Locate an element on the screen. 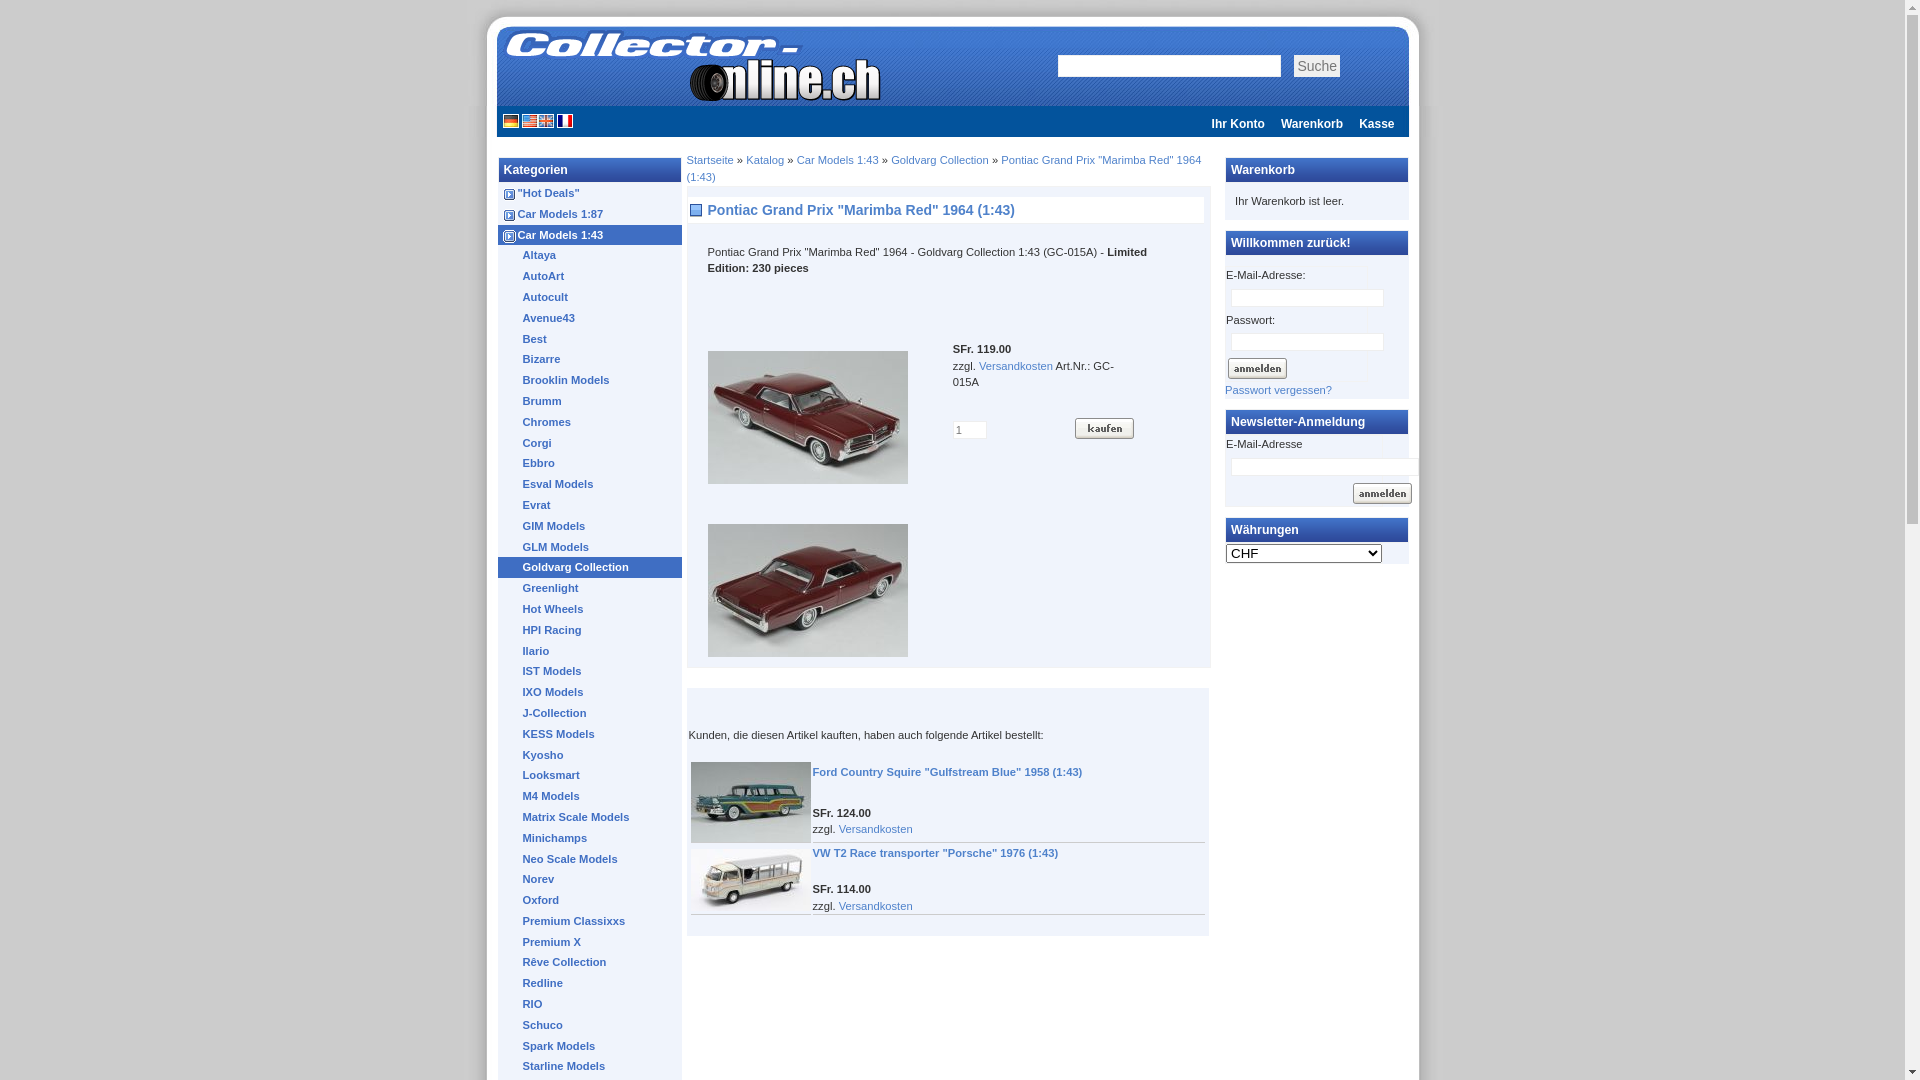 The image size is (1920, 1080). 'Brumm' is located at coordinates (592, 401).